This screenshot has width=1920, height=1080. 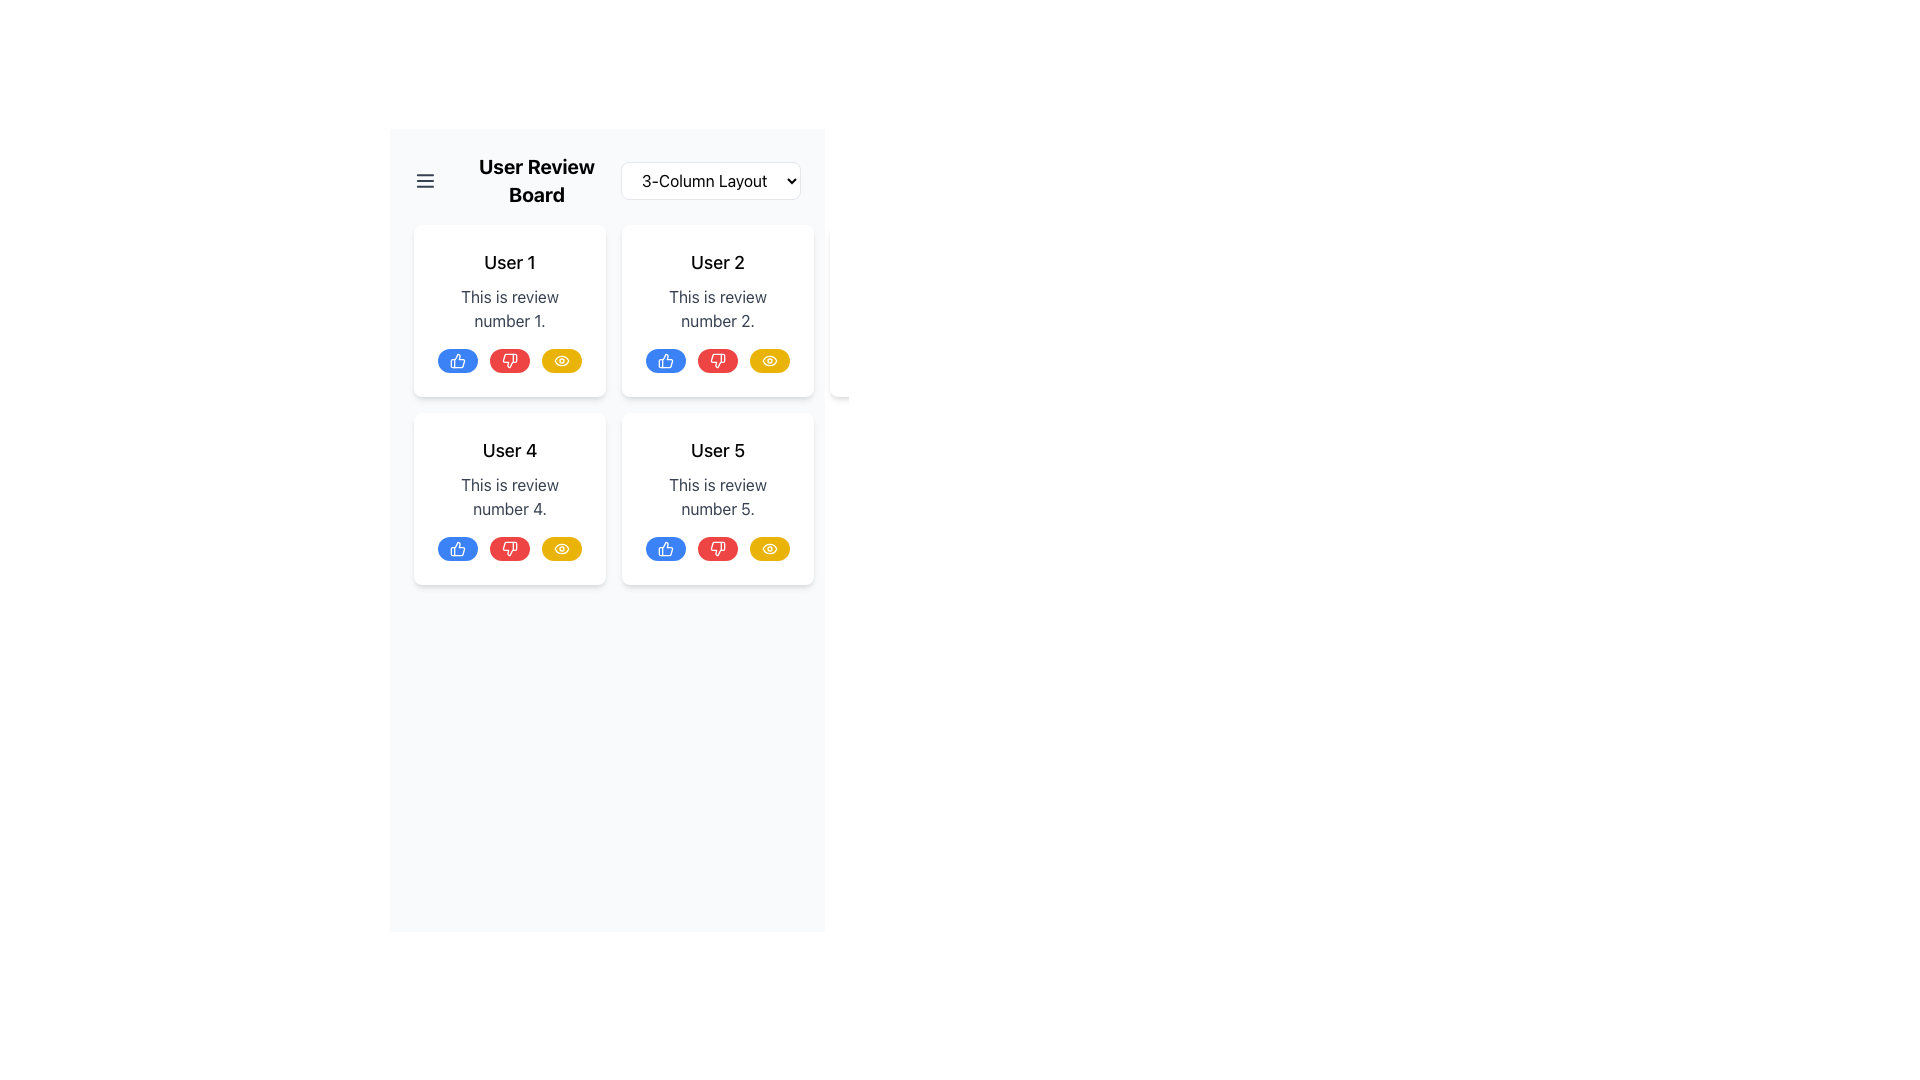 What do you see at coordinates (718, 361) in the screenshot?
I see `the 'dislike' button, which is the second button` at bounding box center [718, 361].